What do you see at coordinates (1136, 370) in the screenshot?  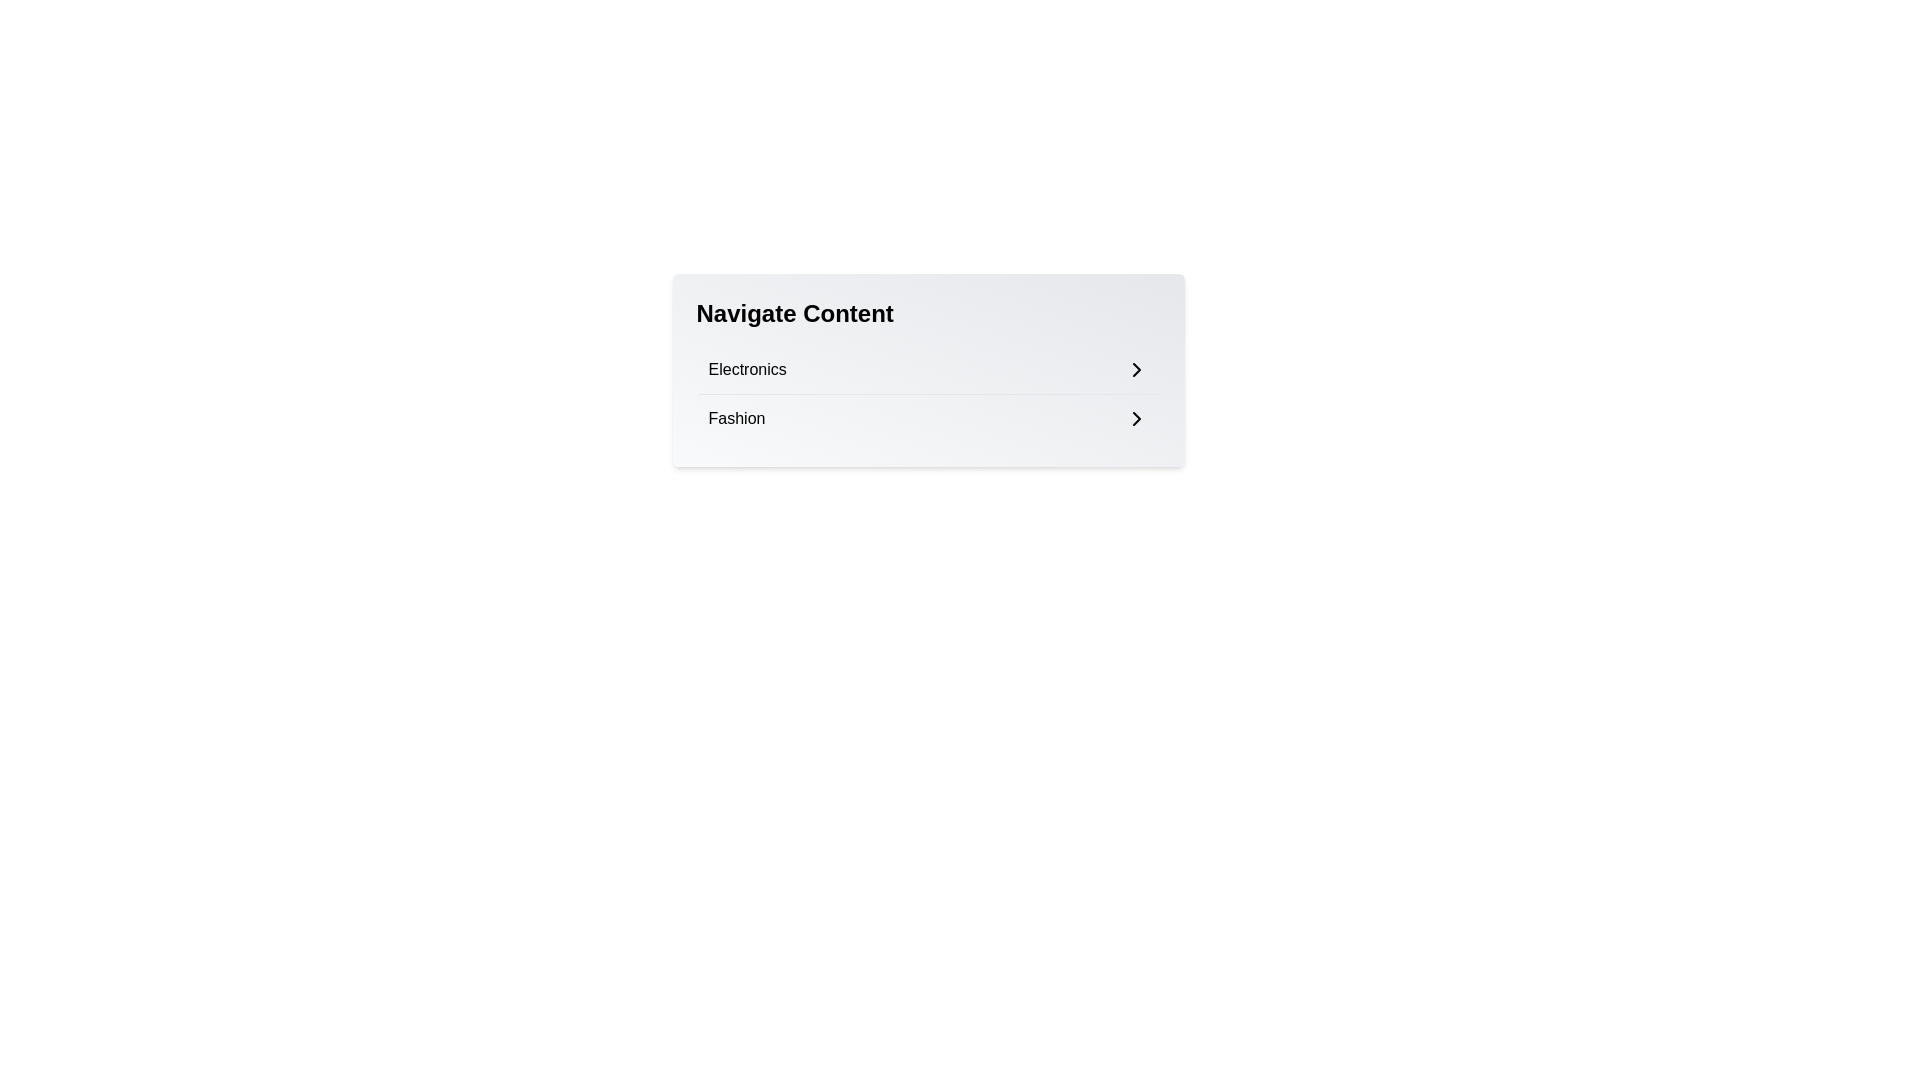 I see `the chevron icon that points to the right, located to the far-right of the 'Electronics' label for accessibility` at bounding box center [1136, 370].